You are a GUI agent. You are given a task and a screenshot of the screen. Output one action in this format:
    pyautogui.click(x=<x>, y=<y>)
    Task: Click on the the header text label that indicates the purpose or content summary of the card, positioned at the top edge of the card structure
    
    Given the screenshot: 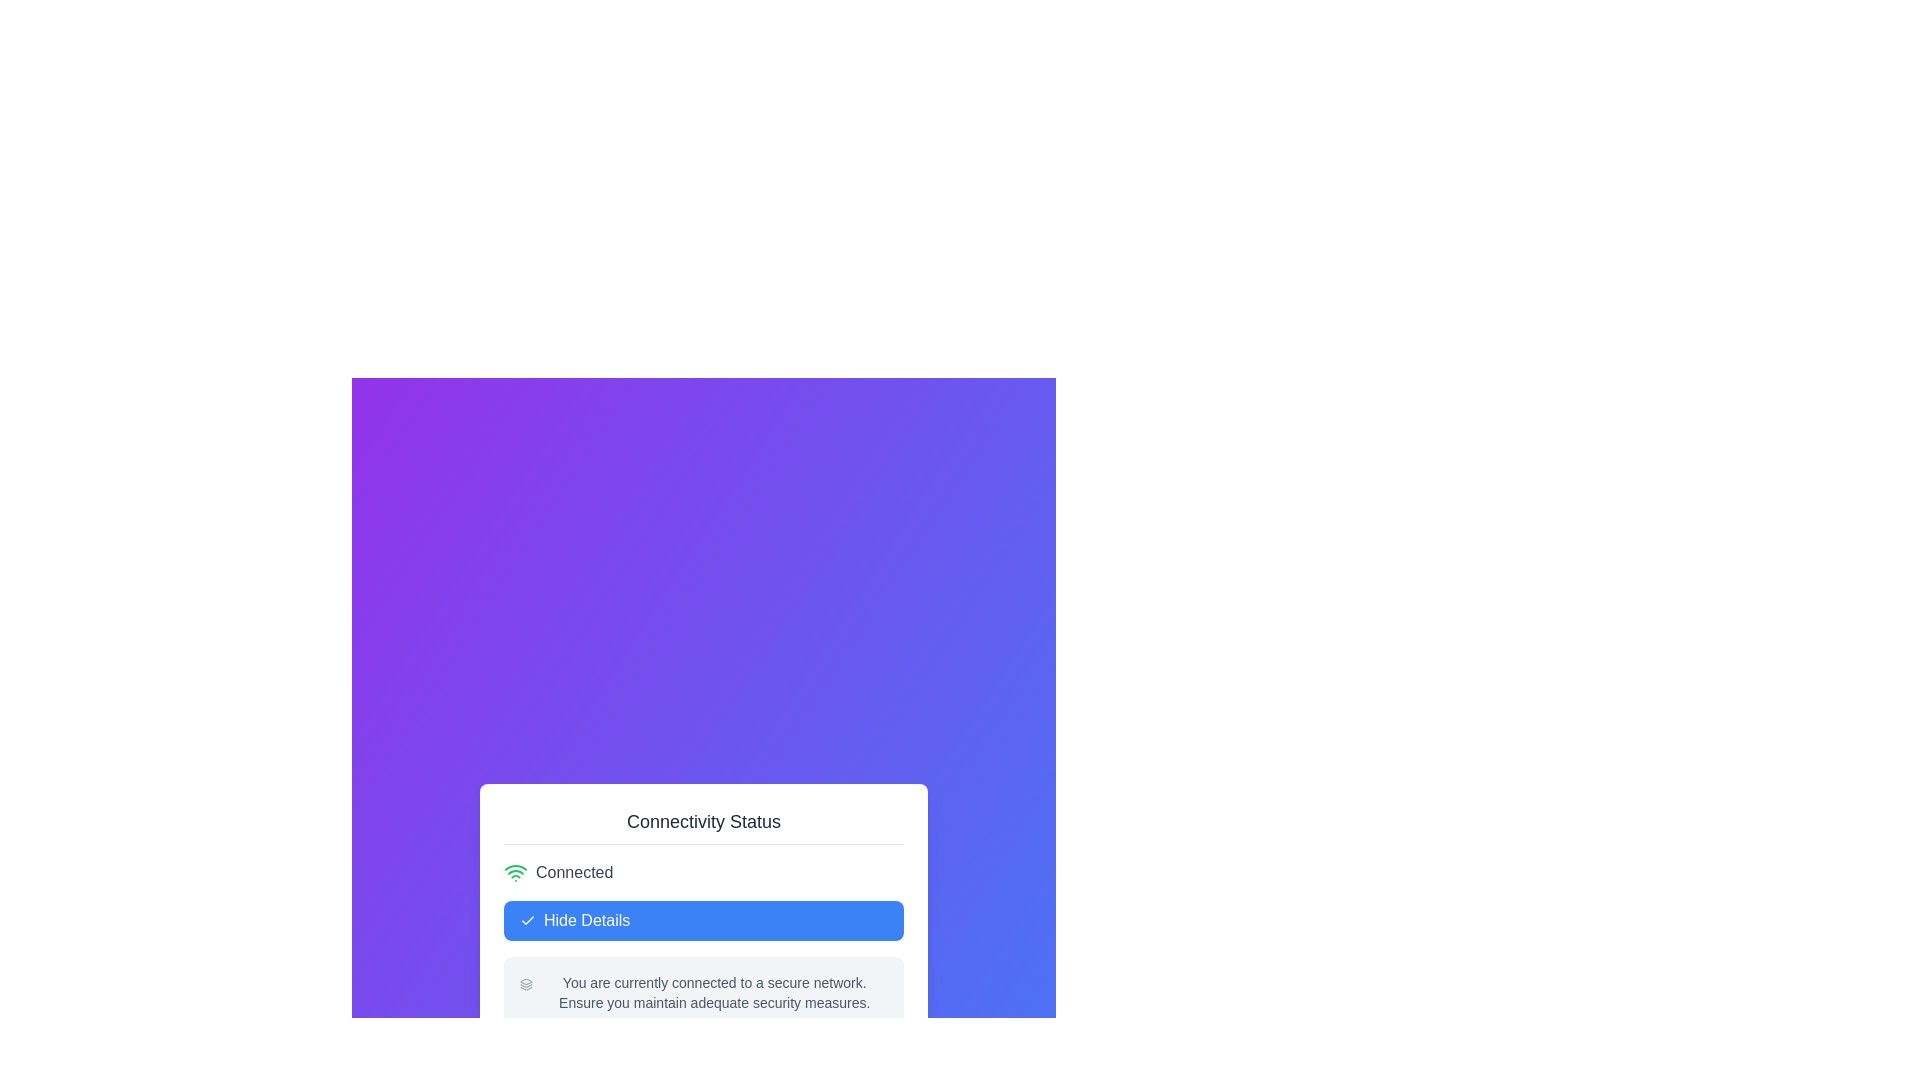 What is the action you would take?
    pyautogui.click(x=704, y=825)
    